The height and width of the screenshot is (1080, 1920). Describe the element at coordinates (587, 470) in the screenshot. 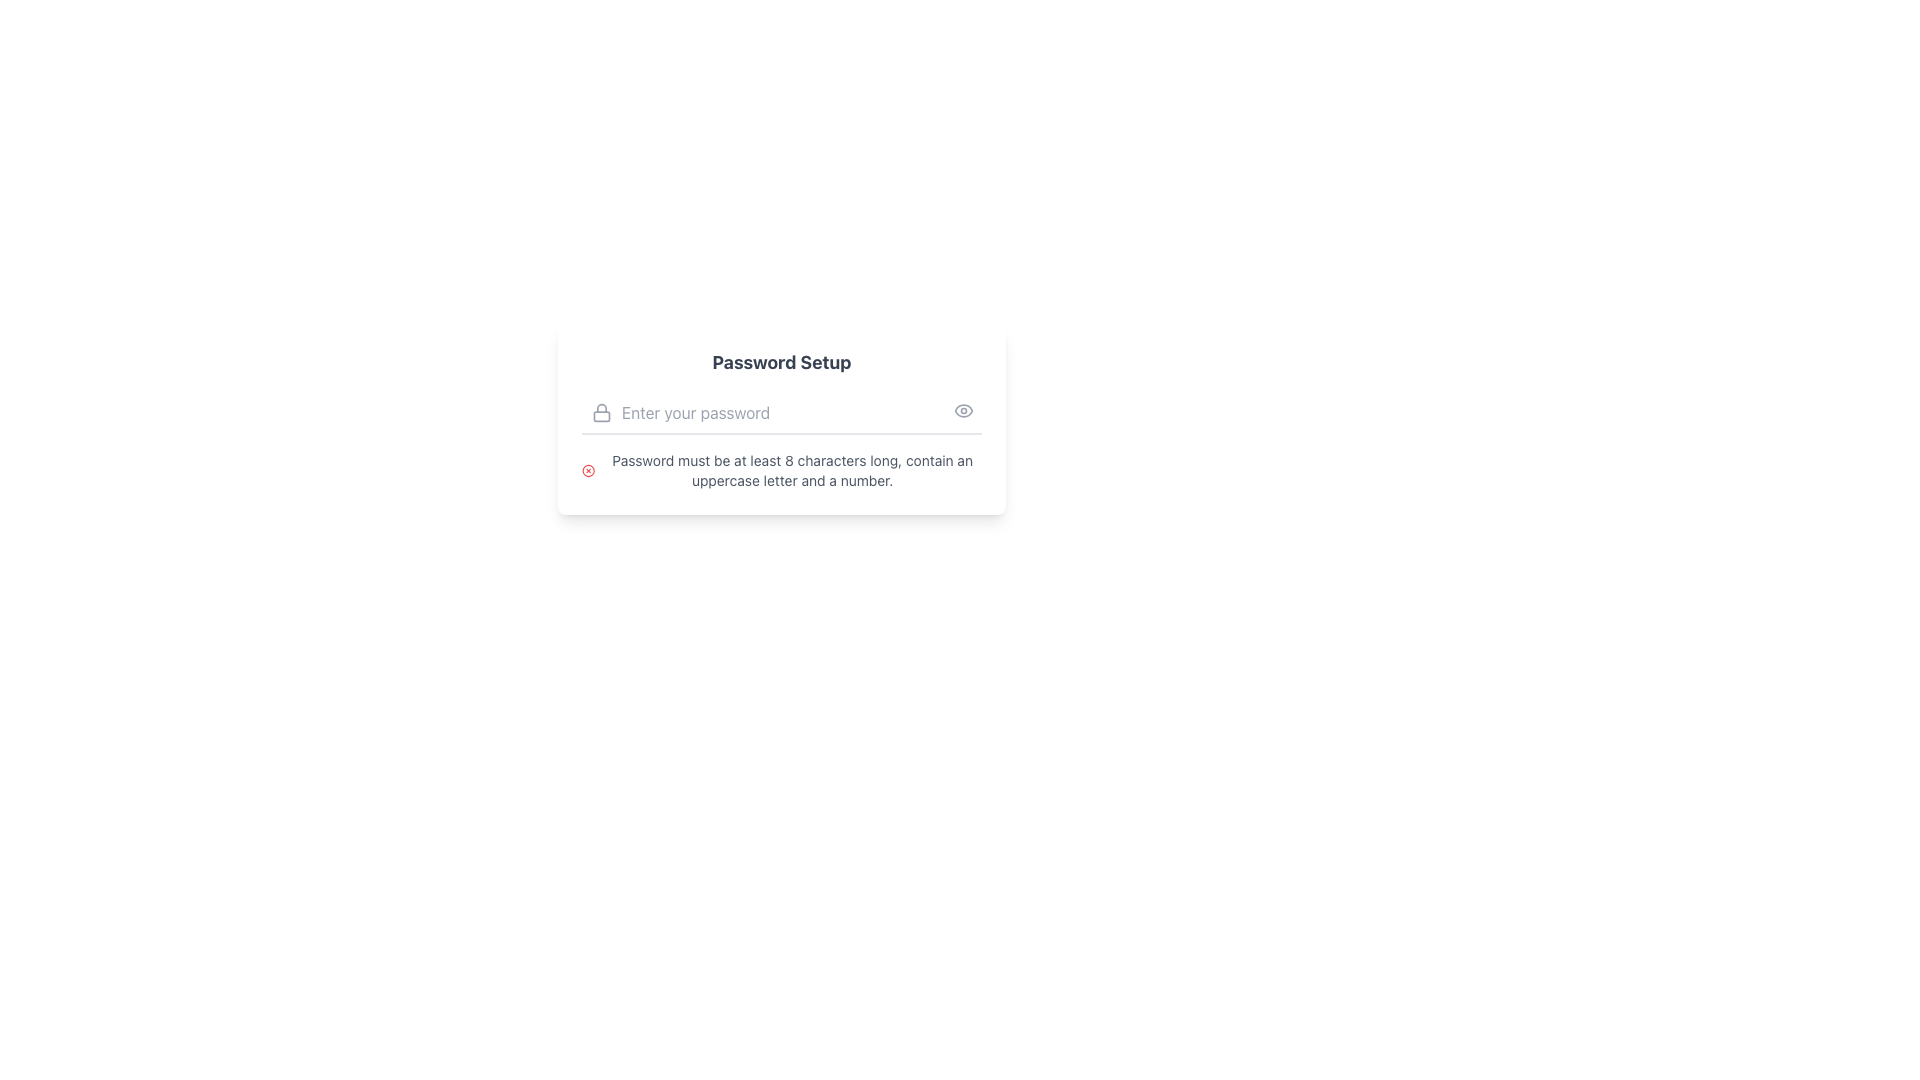

I see `the circular graphical icon element indicating password requirements located to the left of the password requirements text in the password setup section` at that location.